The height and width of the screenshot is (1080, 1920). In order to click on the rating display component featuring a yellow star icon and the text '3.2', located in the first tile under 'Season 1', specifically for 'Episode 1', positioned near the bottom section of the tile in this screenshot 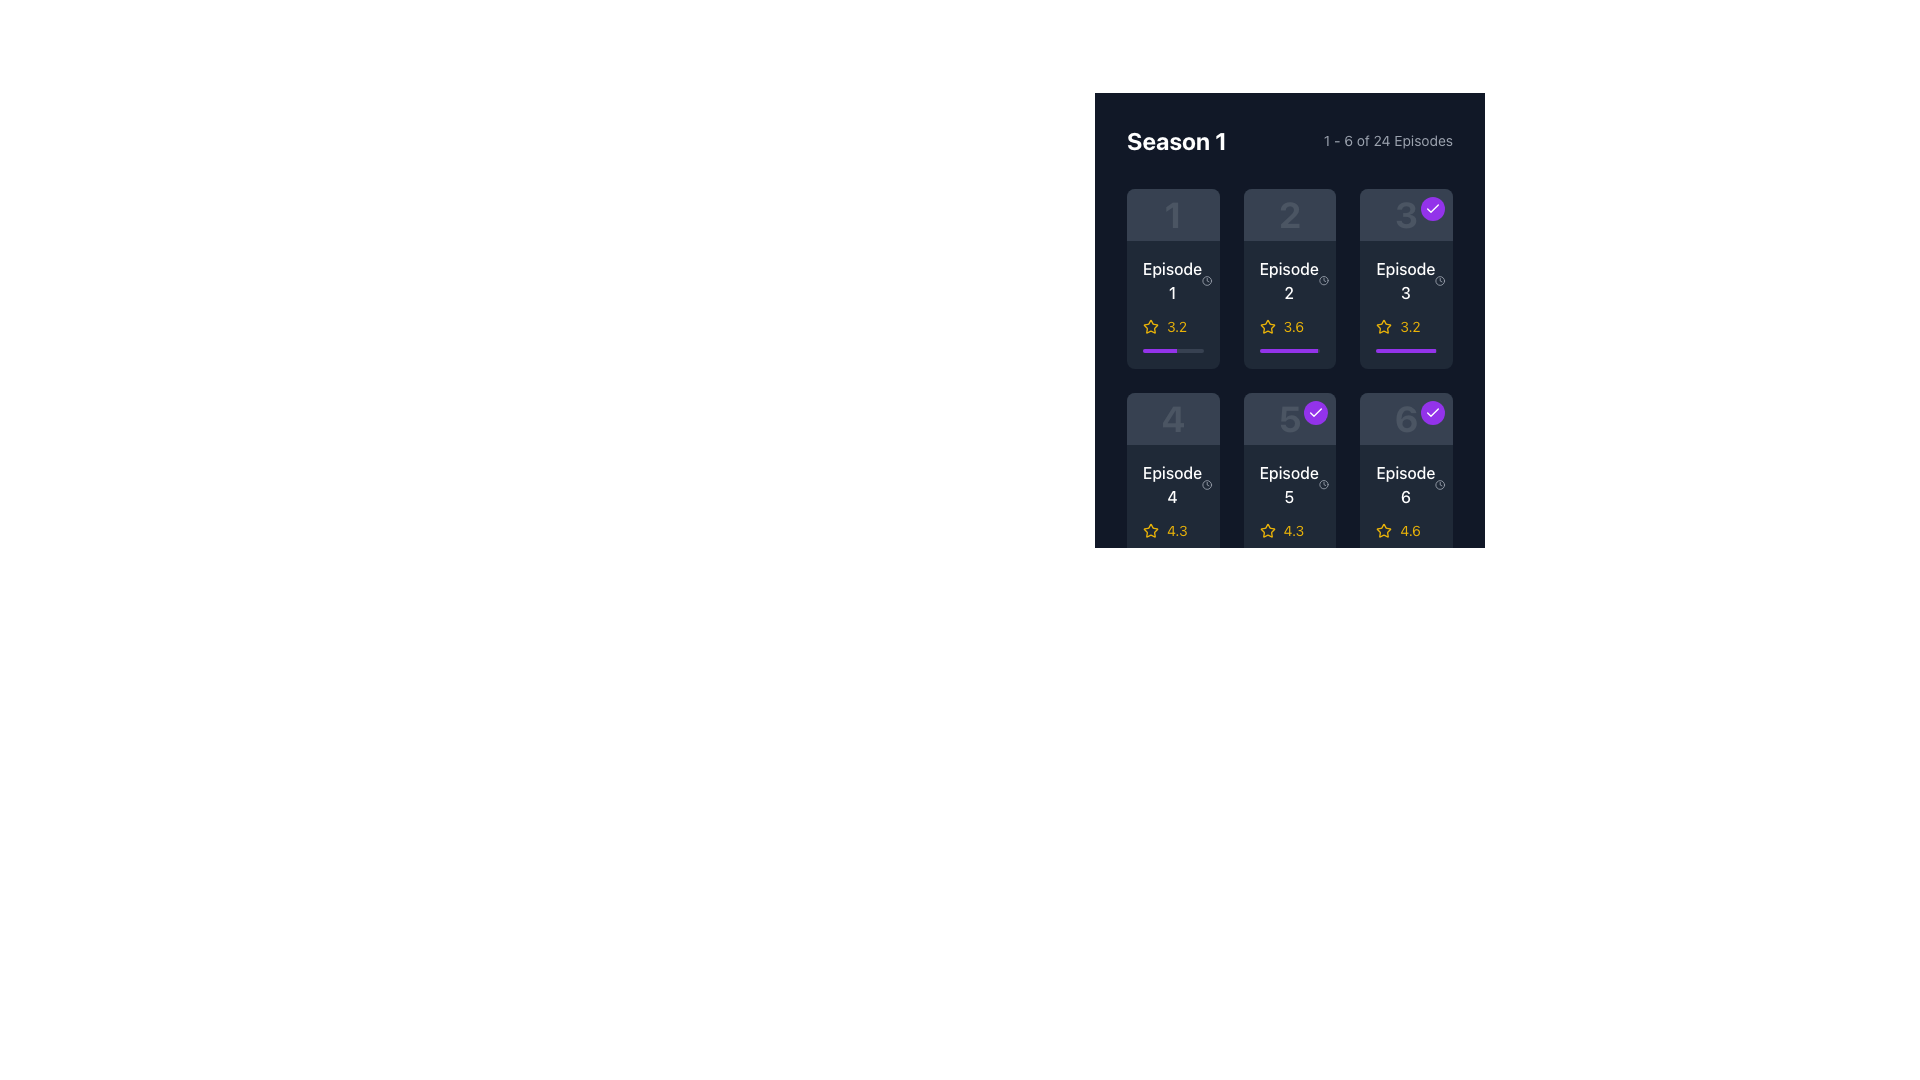, I will do `click(1173, 326)`.